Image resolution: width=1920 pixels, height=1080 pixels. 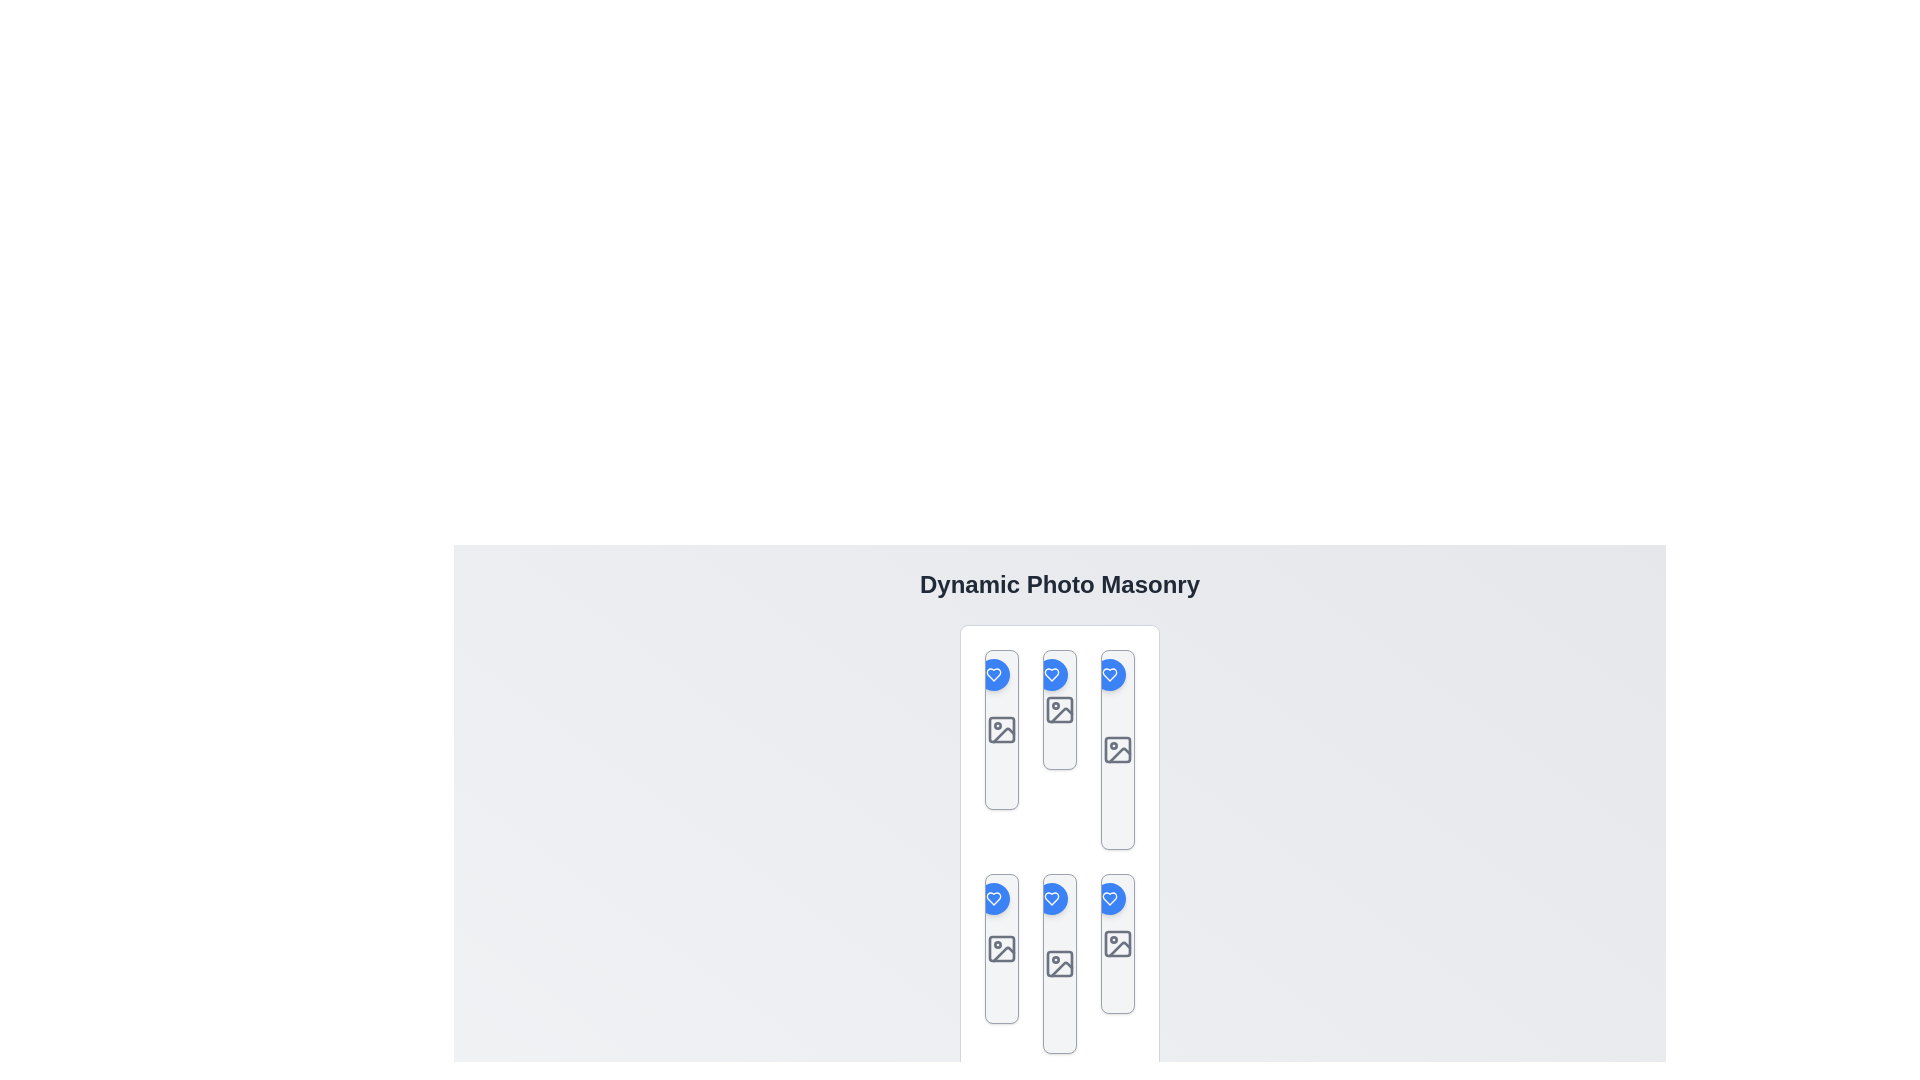 What do you see at coordinates (1002, 729) in the screenshot?
I see `the image placeholder icon, which is a square with rounded corners and a smaller filled circle inside, located in the center column of the layout as the second item` at bounding box center [1002, 729].